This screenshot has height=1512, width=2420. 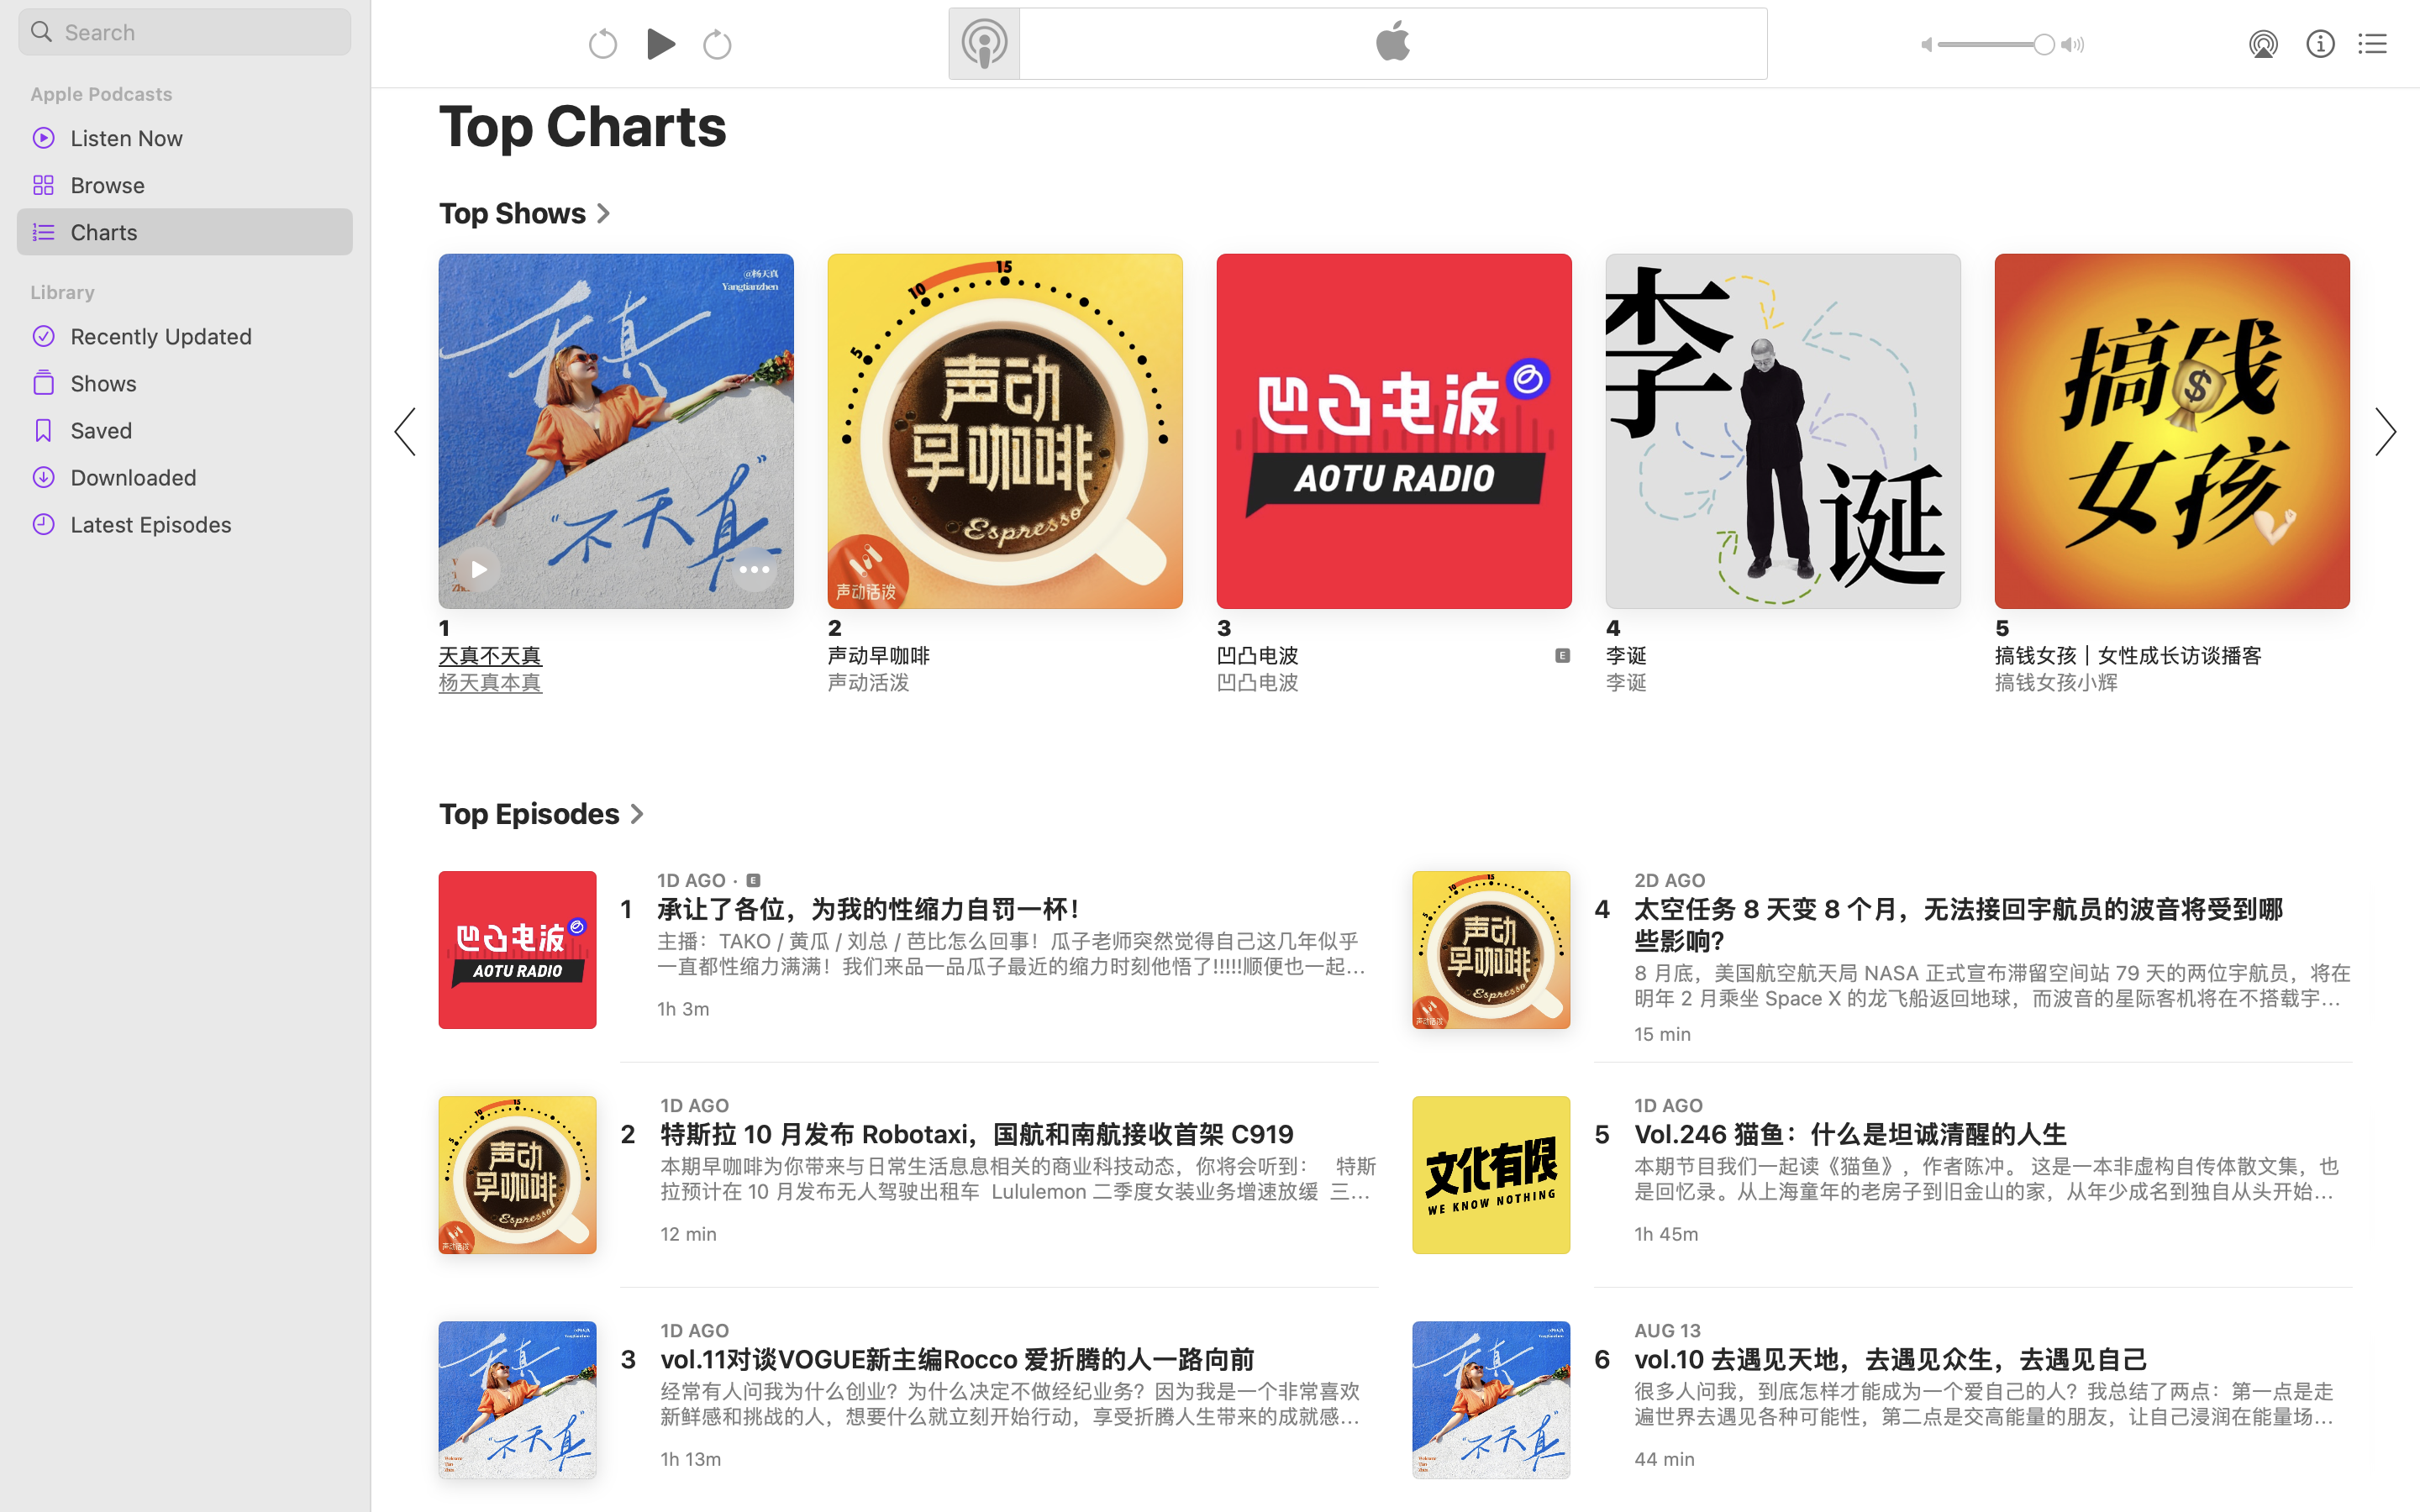 What do you see at coordinates (1996, 44) in the screenshot?
I see `'1.0'` at bounding box center [1996, 44].